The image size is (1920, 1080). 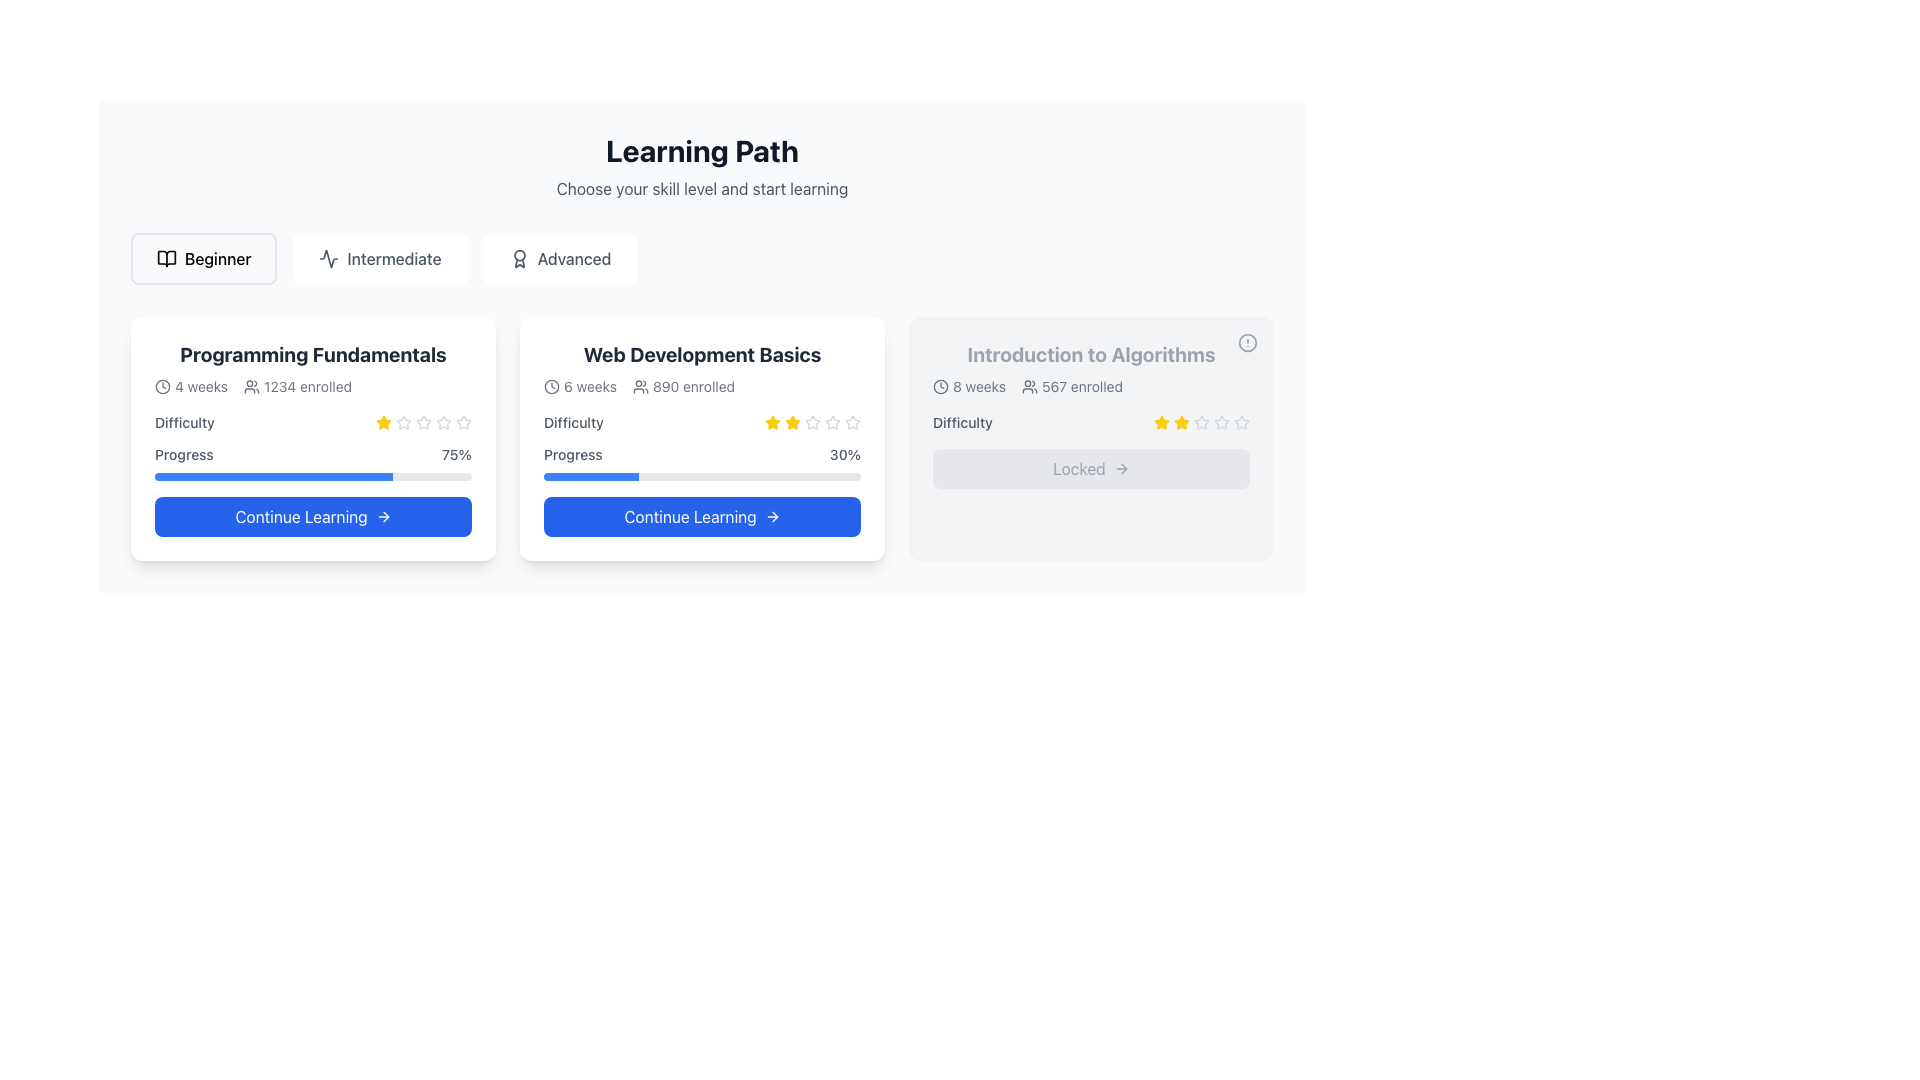 What do you see at coordinates (771, 421) in the screenshot?
I see `the second star icon in the rating sequence under the 'Web Development Basics' card` at bounding box center [771, 421].